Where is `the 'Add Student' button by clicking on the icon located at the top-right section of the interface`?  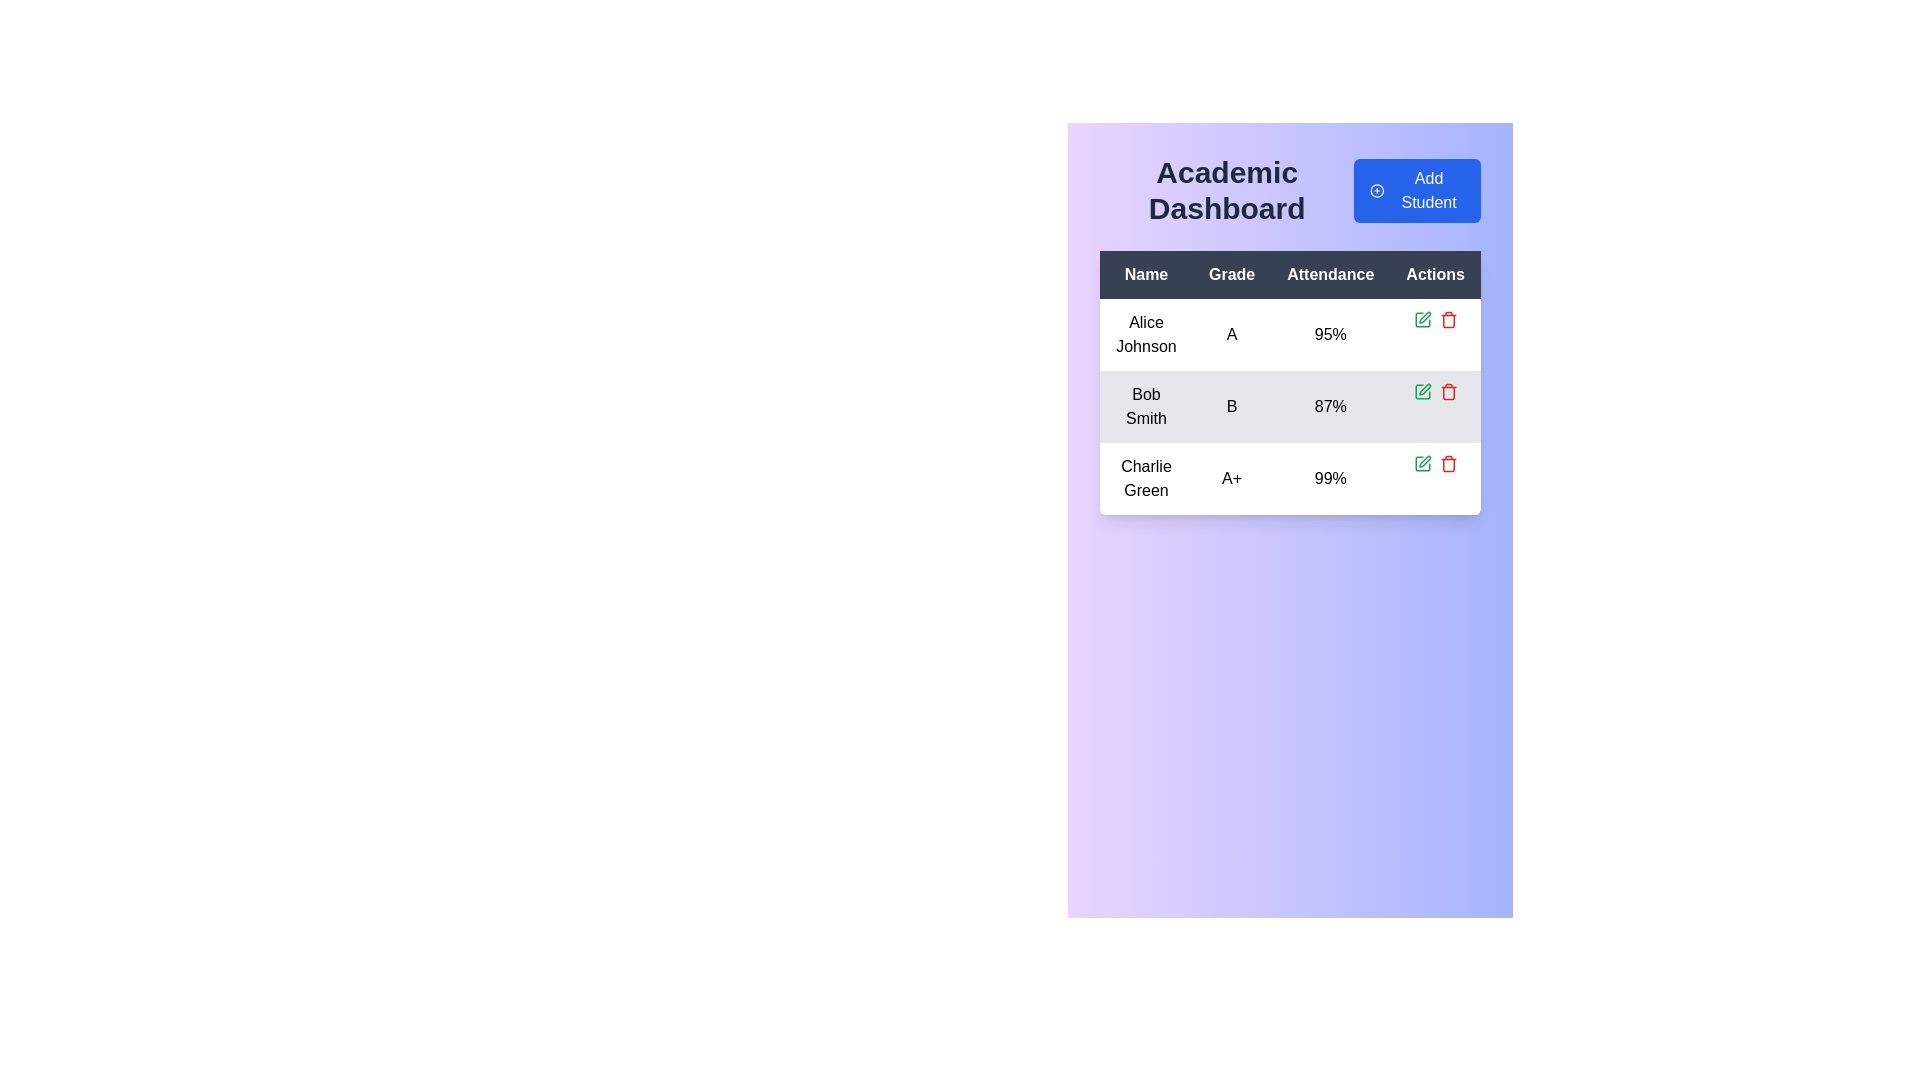 the 'Add Student' button by clicking on the icon located at the top-right section of the interface is located at coordinates (1376, 191).